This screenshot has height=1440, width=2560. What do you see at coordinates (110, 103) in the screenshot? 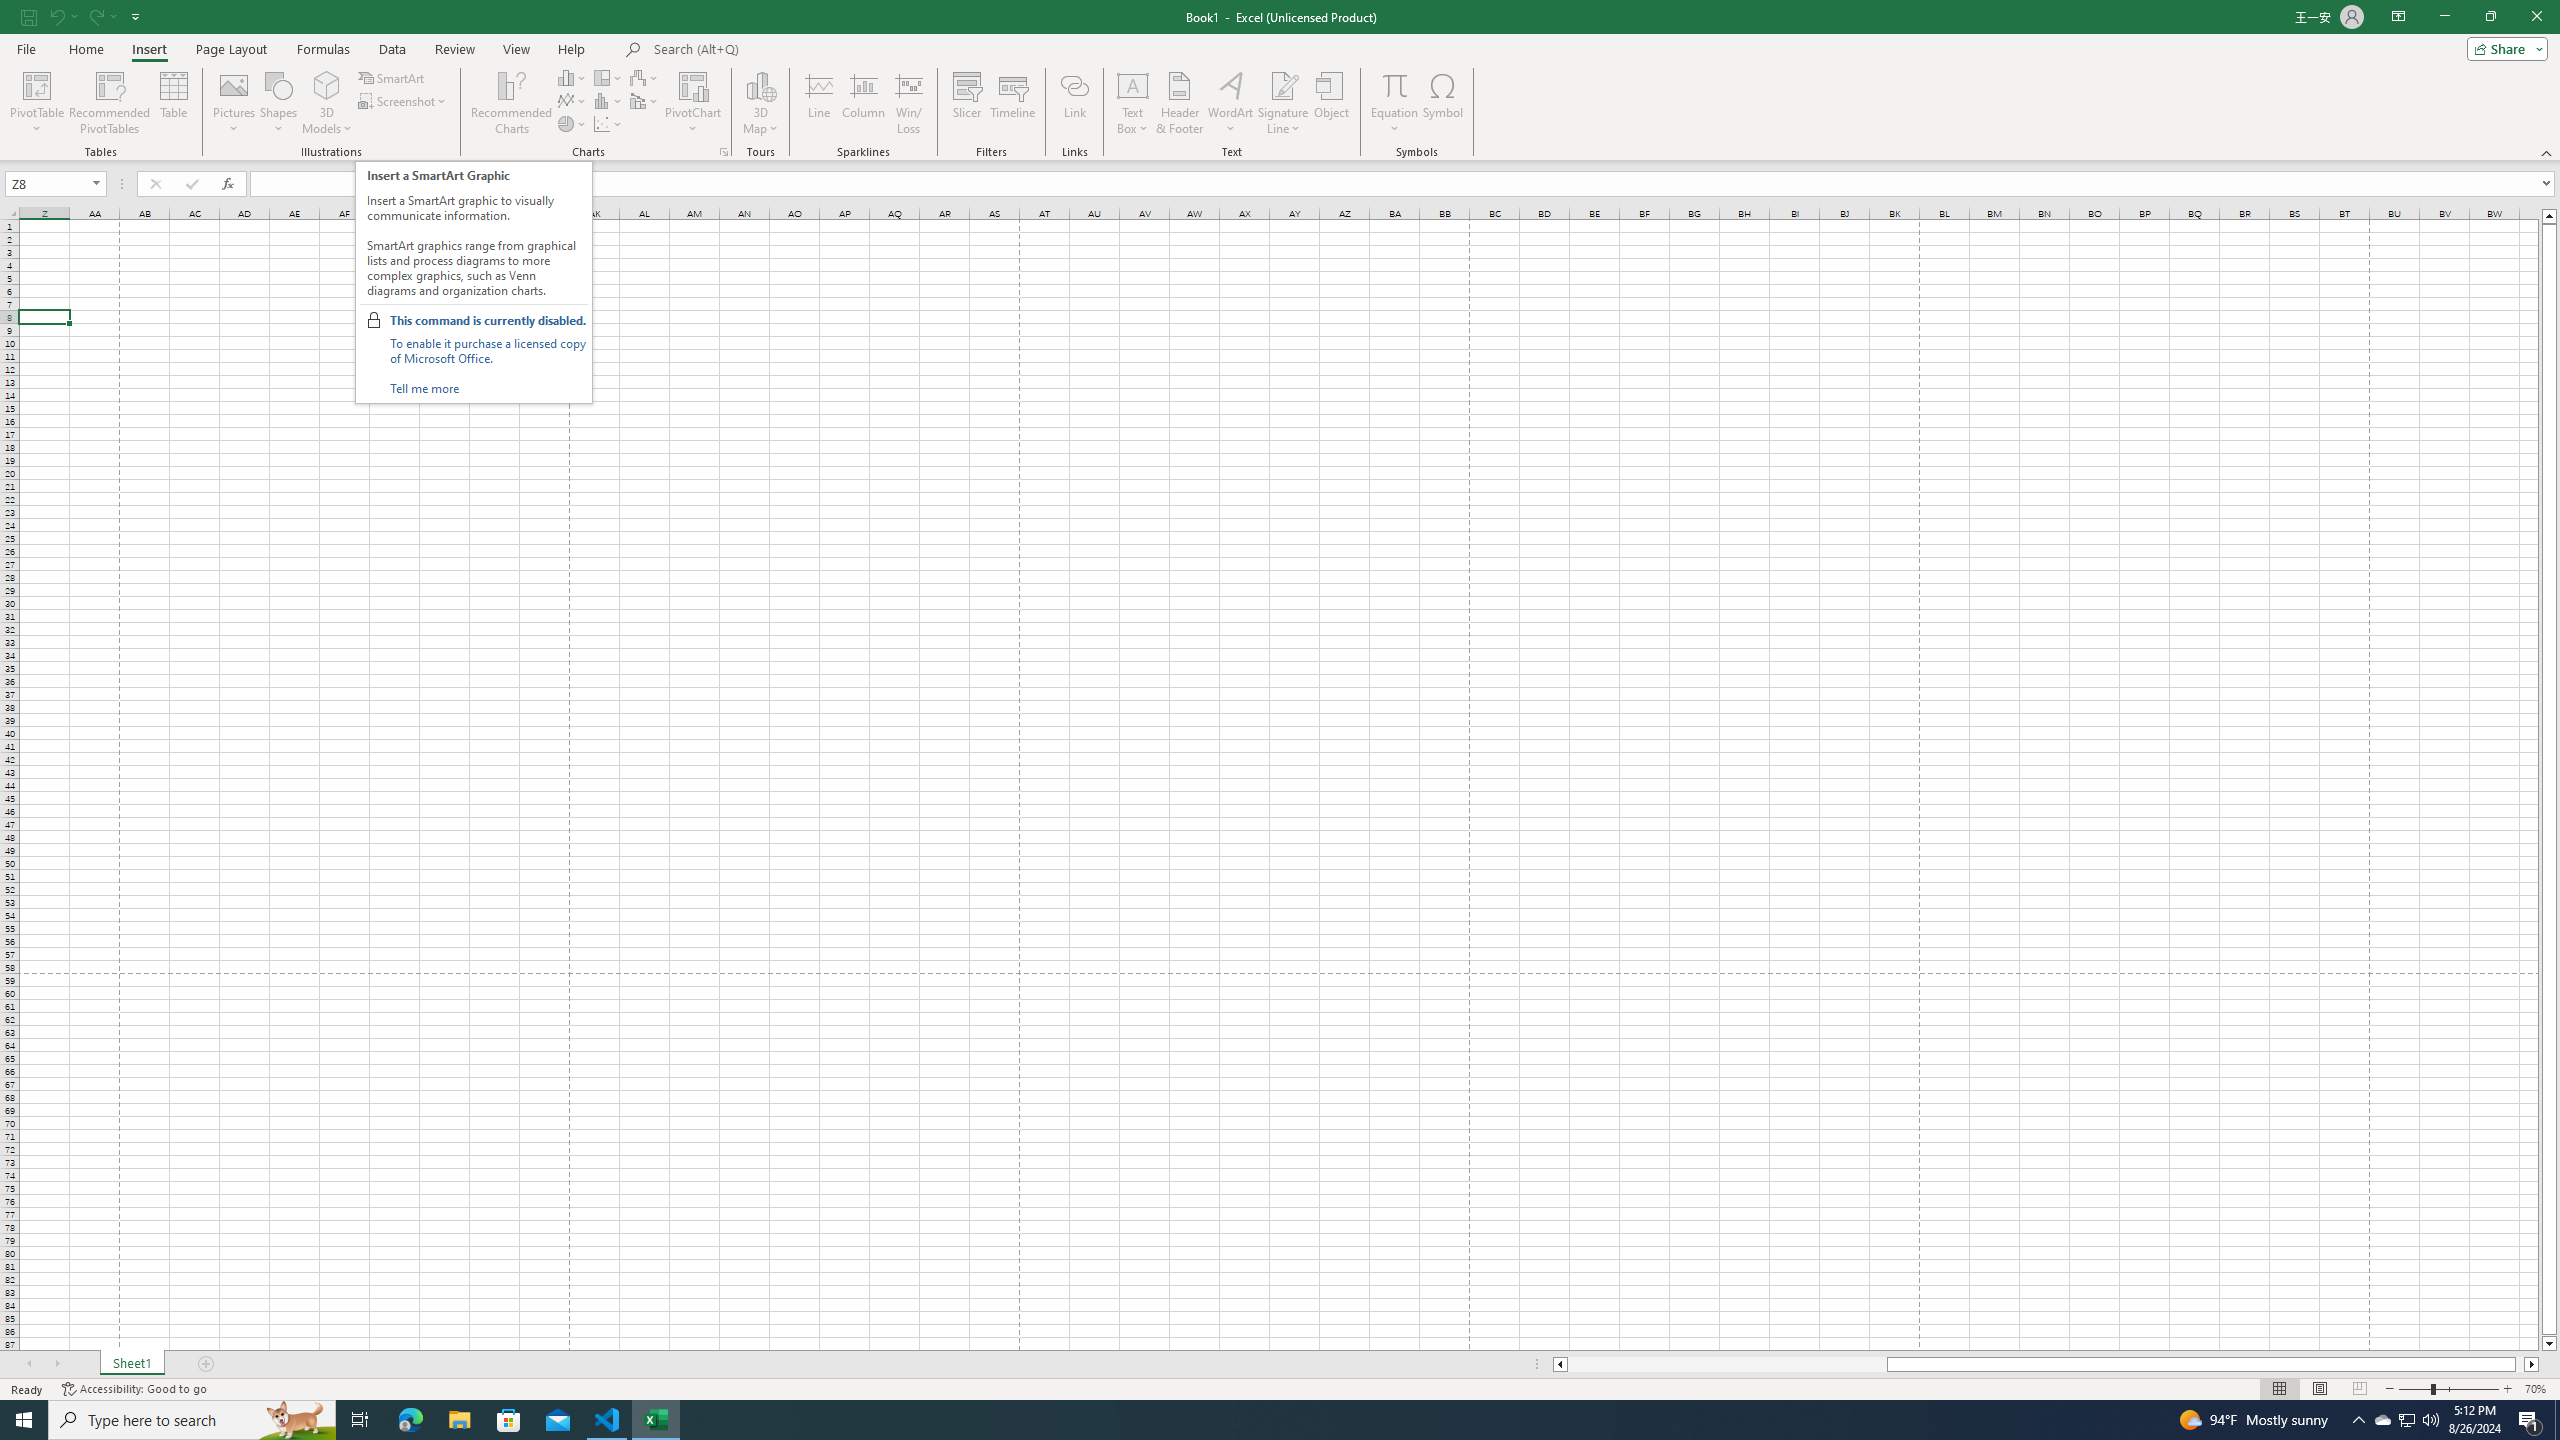
I see `'Recommended PivotTables'` at bounding box center [110, 103].